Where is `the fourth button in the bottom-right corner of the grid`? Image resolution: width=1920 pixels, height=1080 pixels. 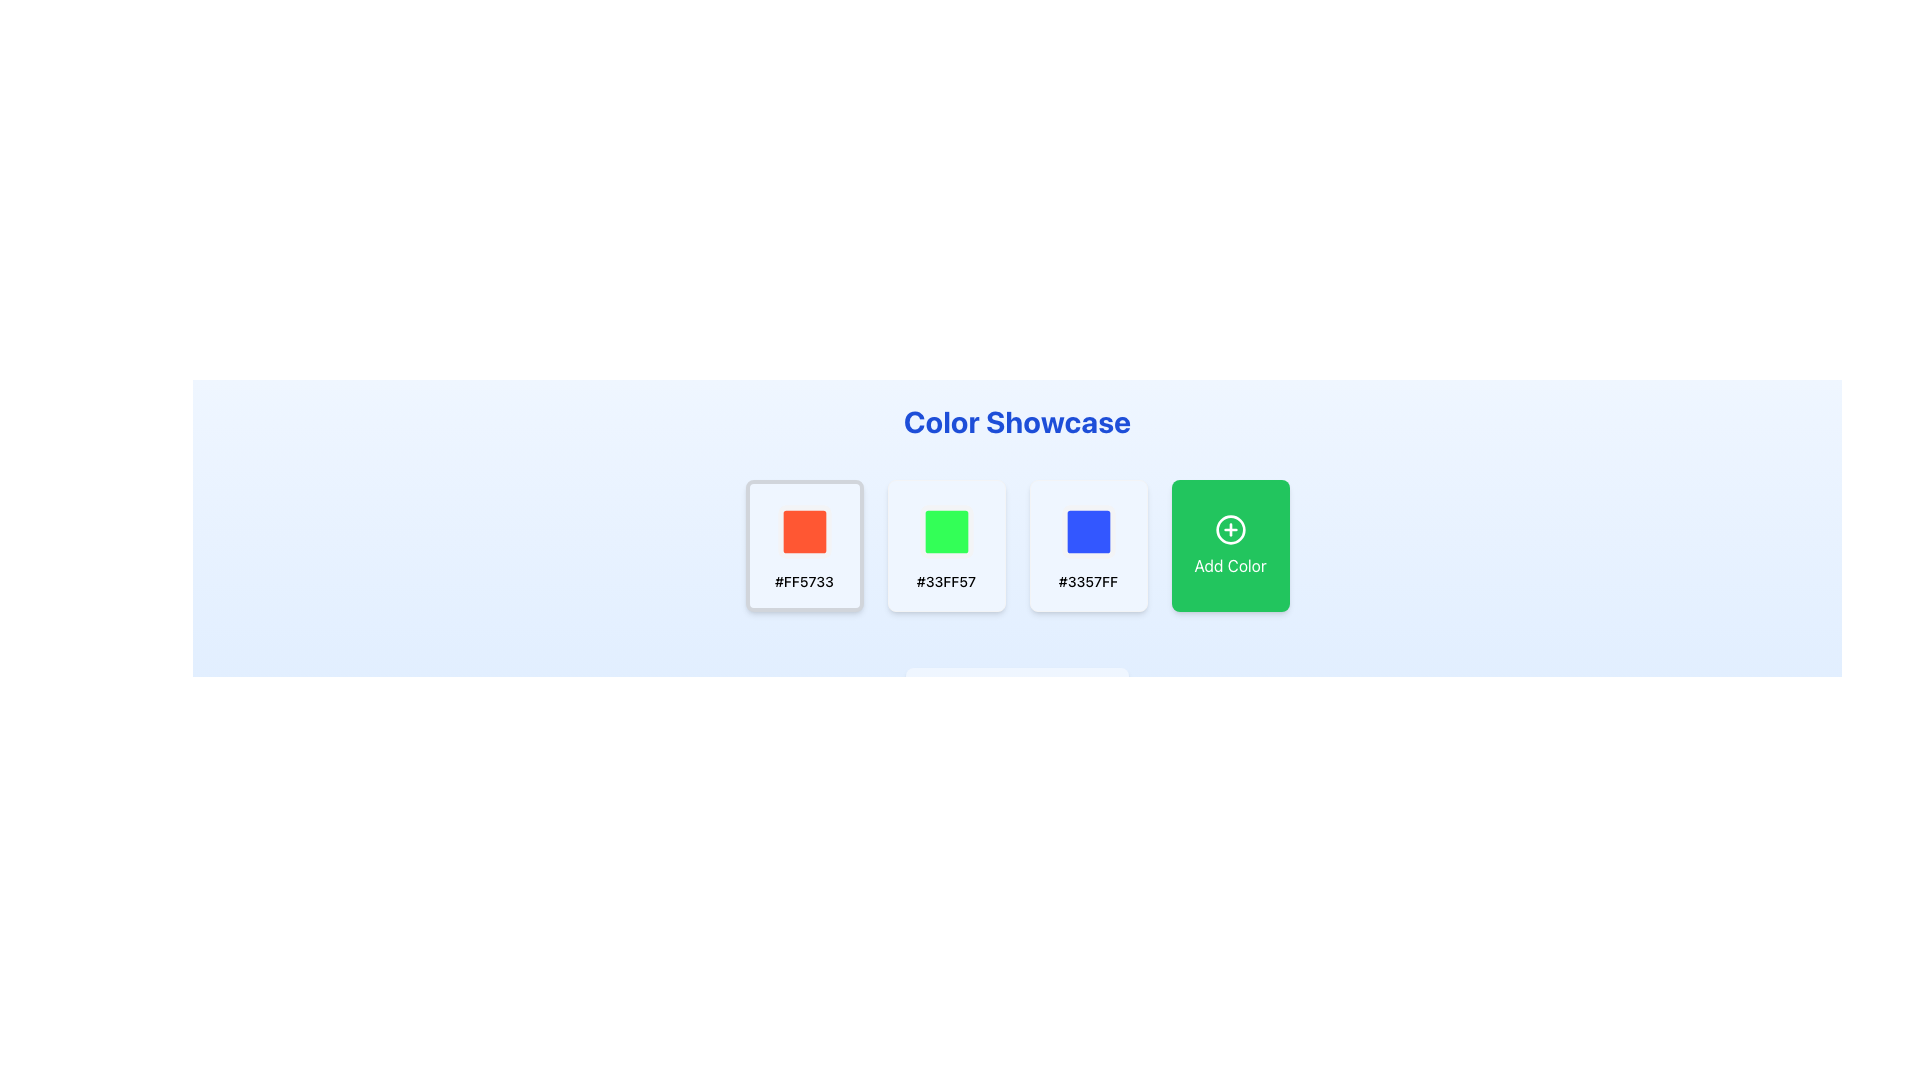
the fourth button in the bottom-right corner of the grid is located at coordinates (1229, 546).